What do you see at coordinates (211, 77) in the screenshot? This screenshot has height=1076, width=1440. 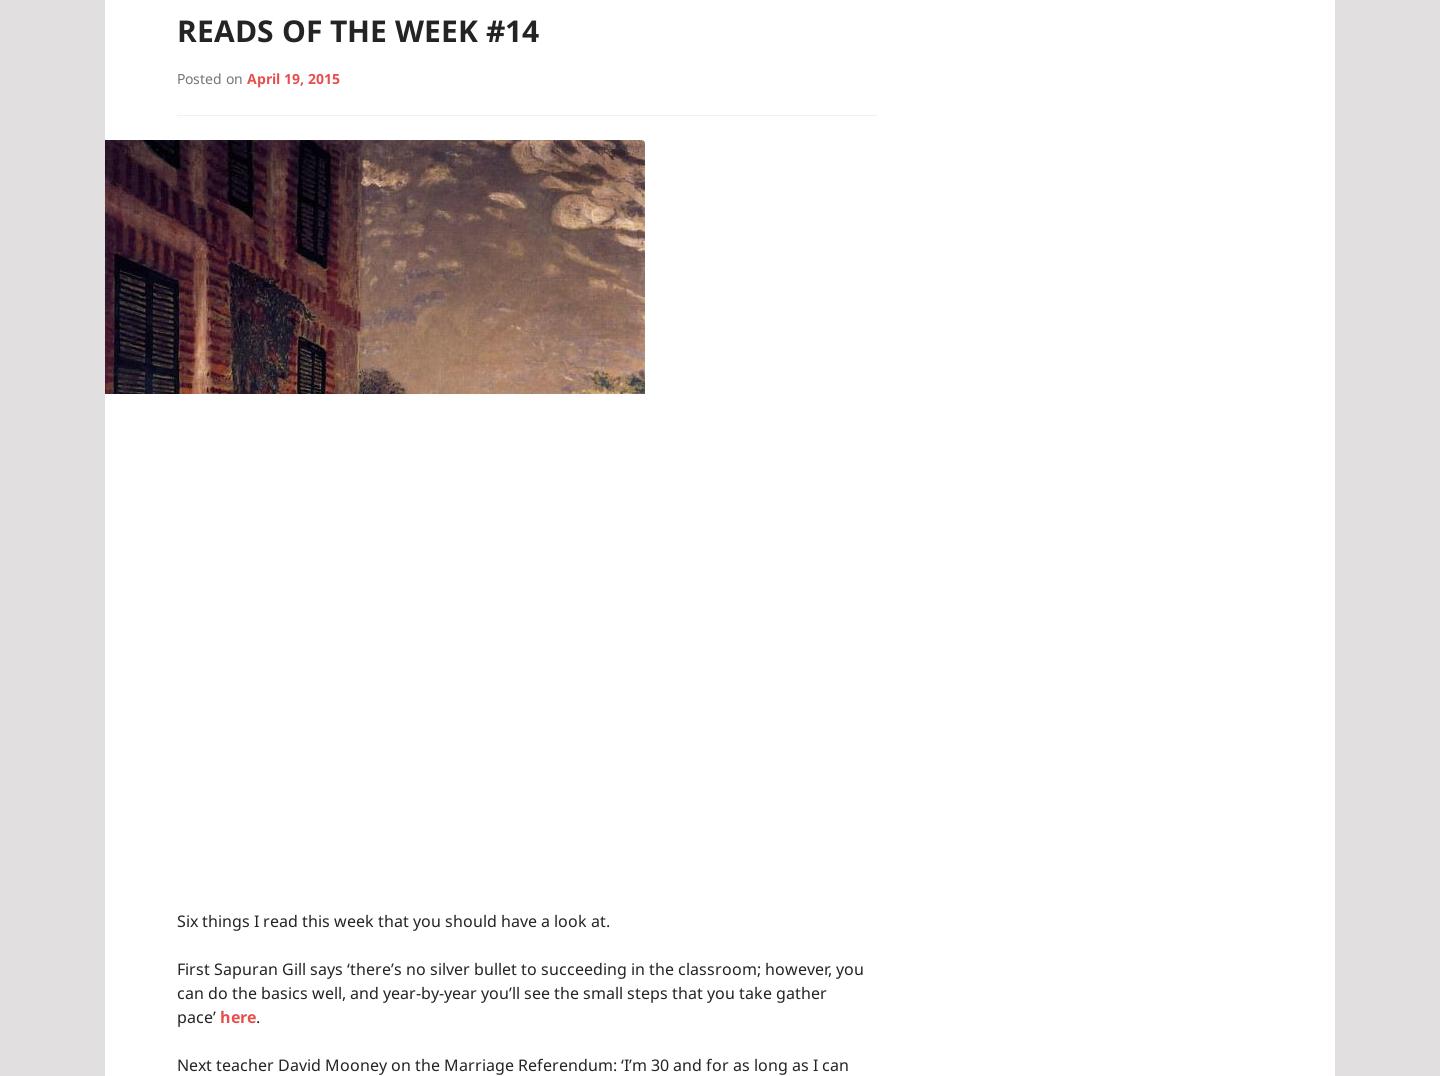 I see `'Posted on'` at bounding box center [211, 77].